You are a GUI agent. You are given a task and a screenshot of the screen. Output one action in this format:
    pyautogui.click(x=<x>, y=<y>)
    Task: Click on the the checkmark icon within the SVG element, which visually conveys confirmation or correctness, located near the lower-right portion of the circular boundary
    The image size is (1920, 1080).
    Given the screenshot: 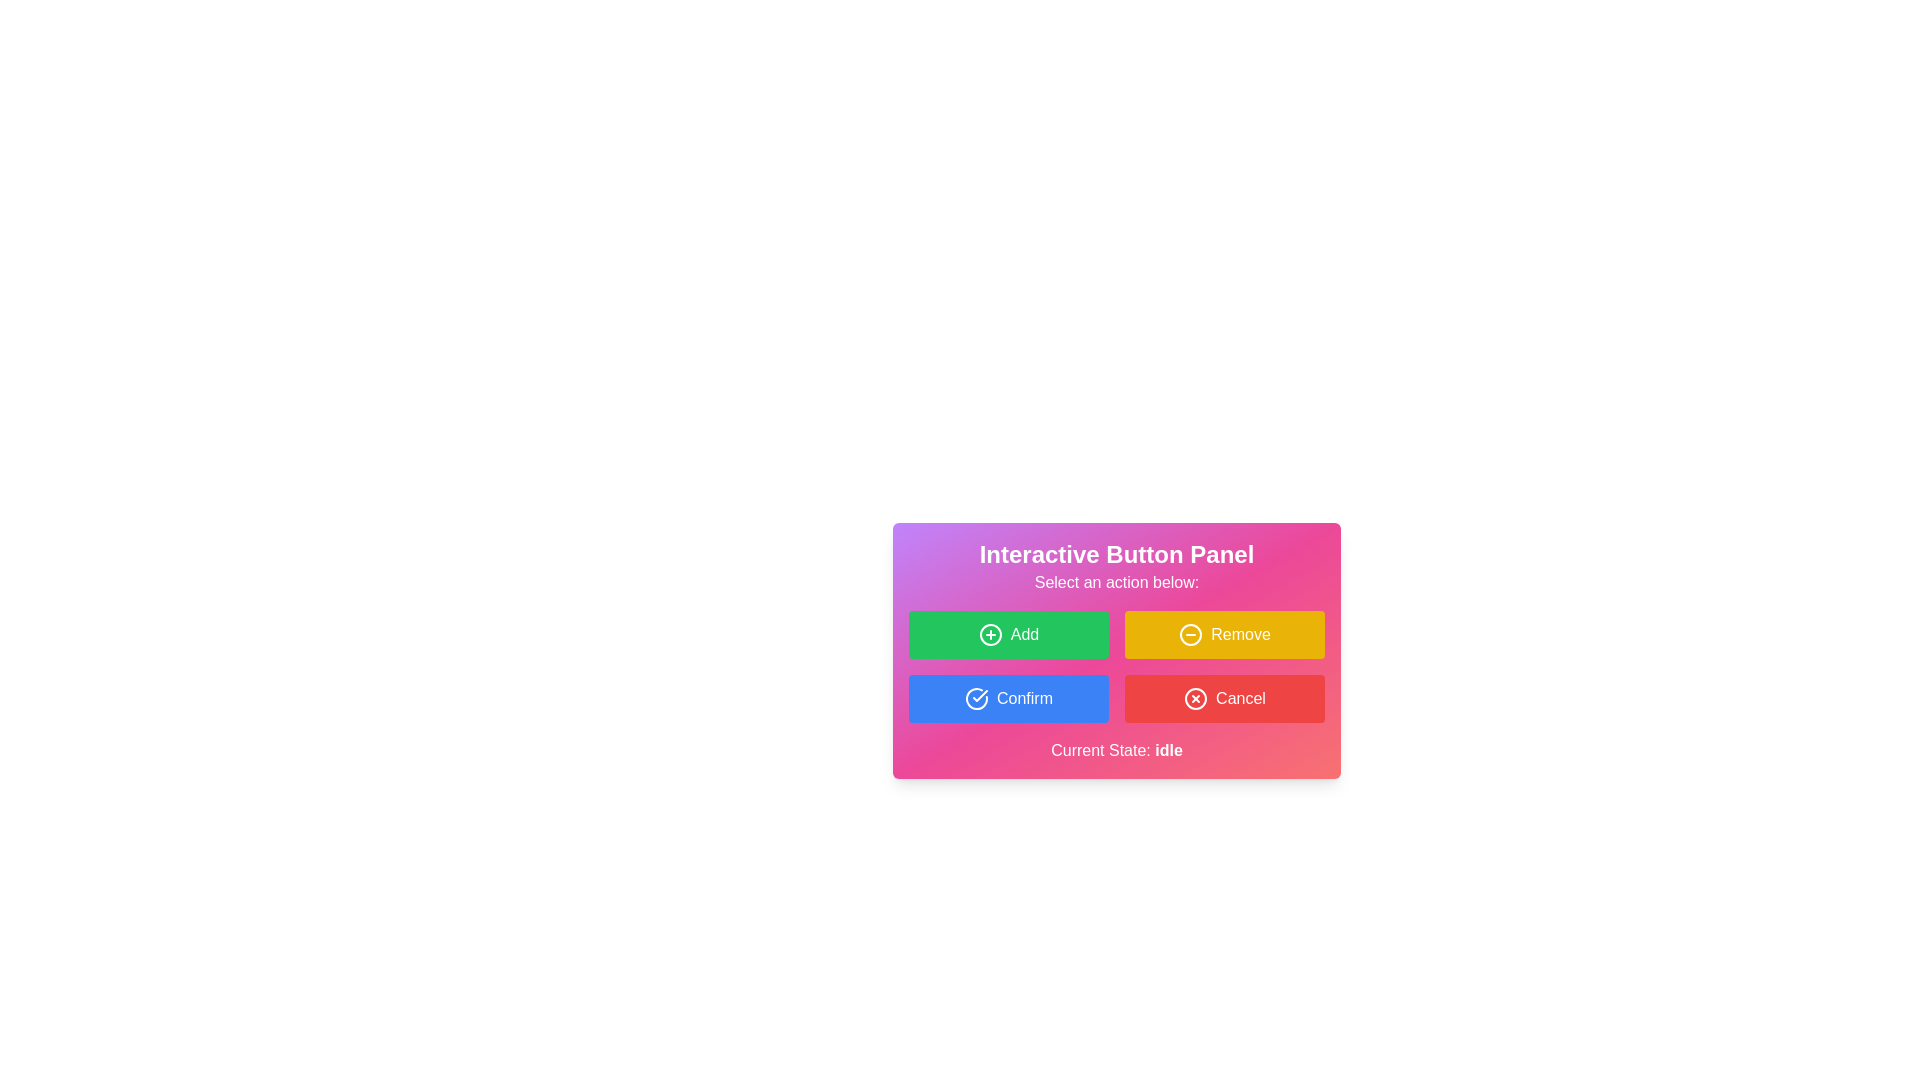 What is the action you would take?
    pyautogui.click(x=980, y=694)
    